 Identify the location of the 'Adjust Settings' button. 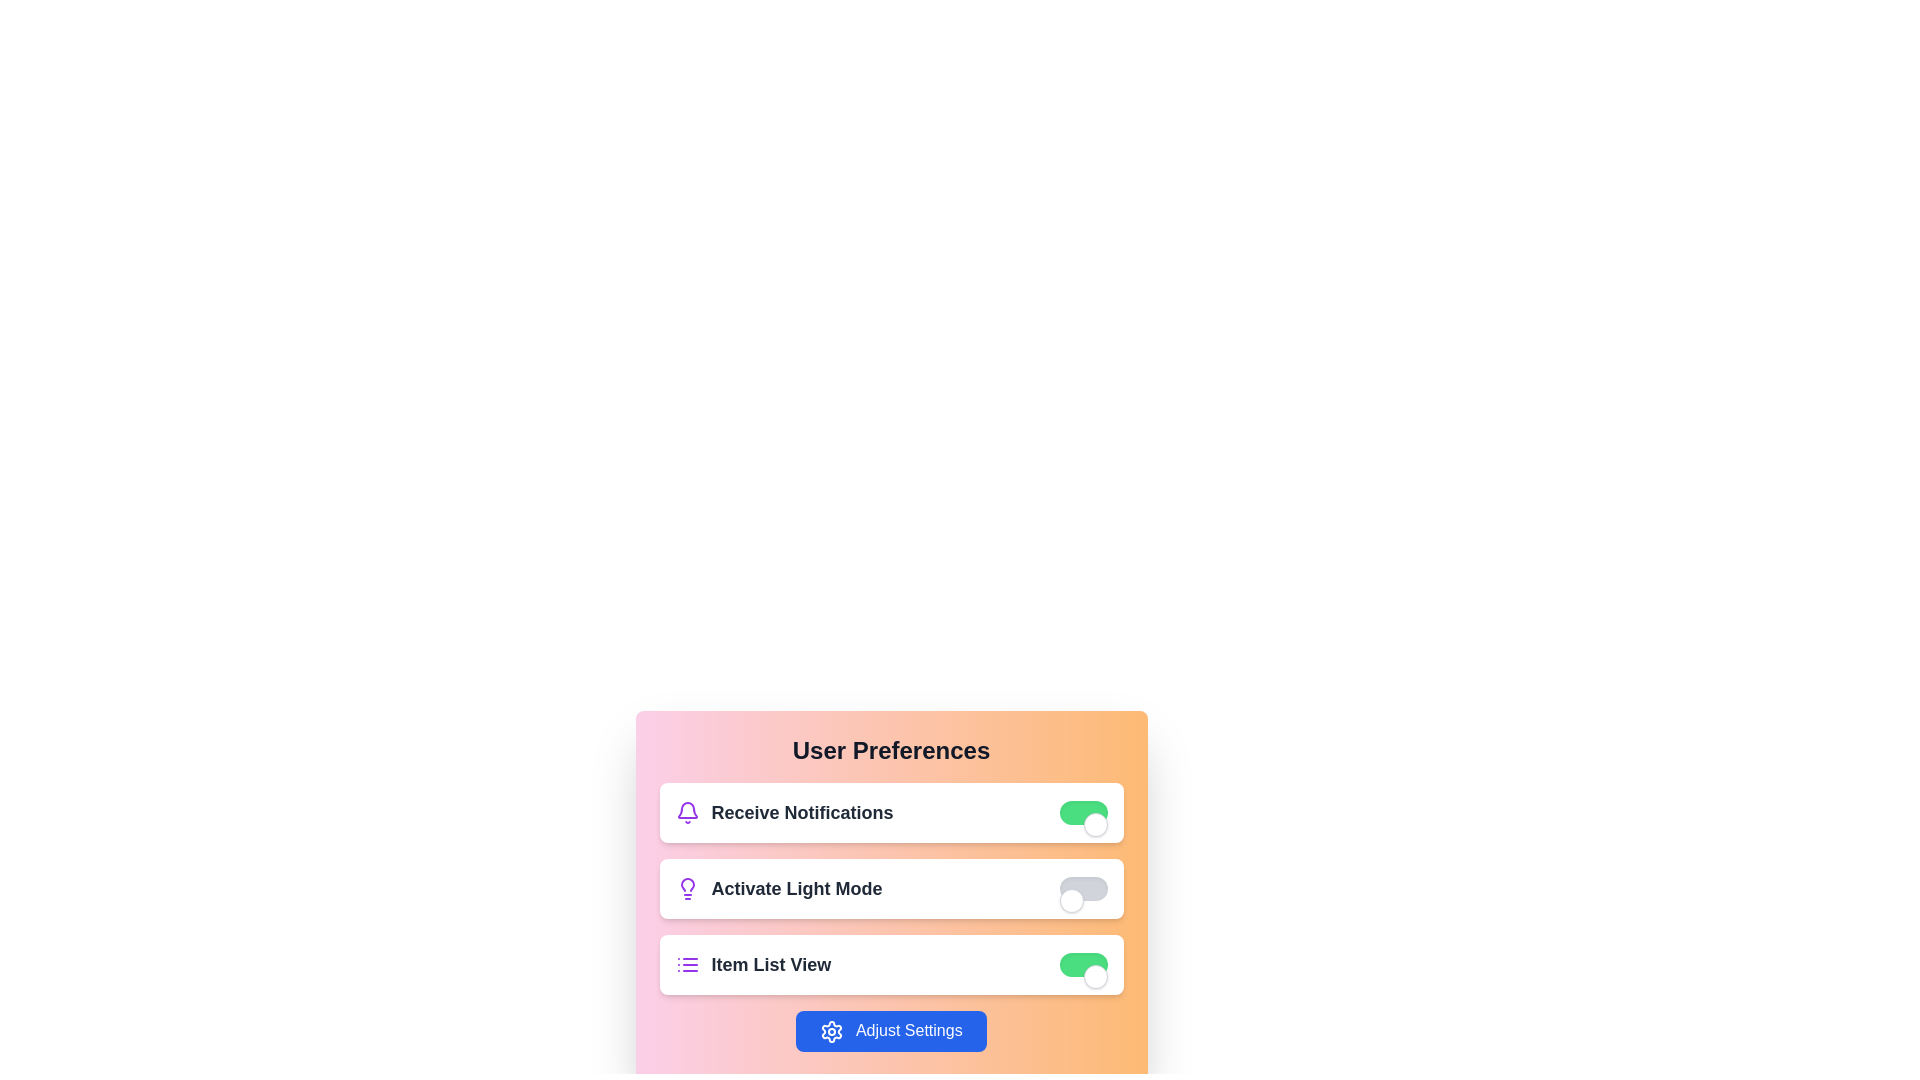
(890, 1031).